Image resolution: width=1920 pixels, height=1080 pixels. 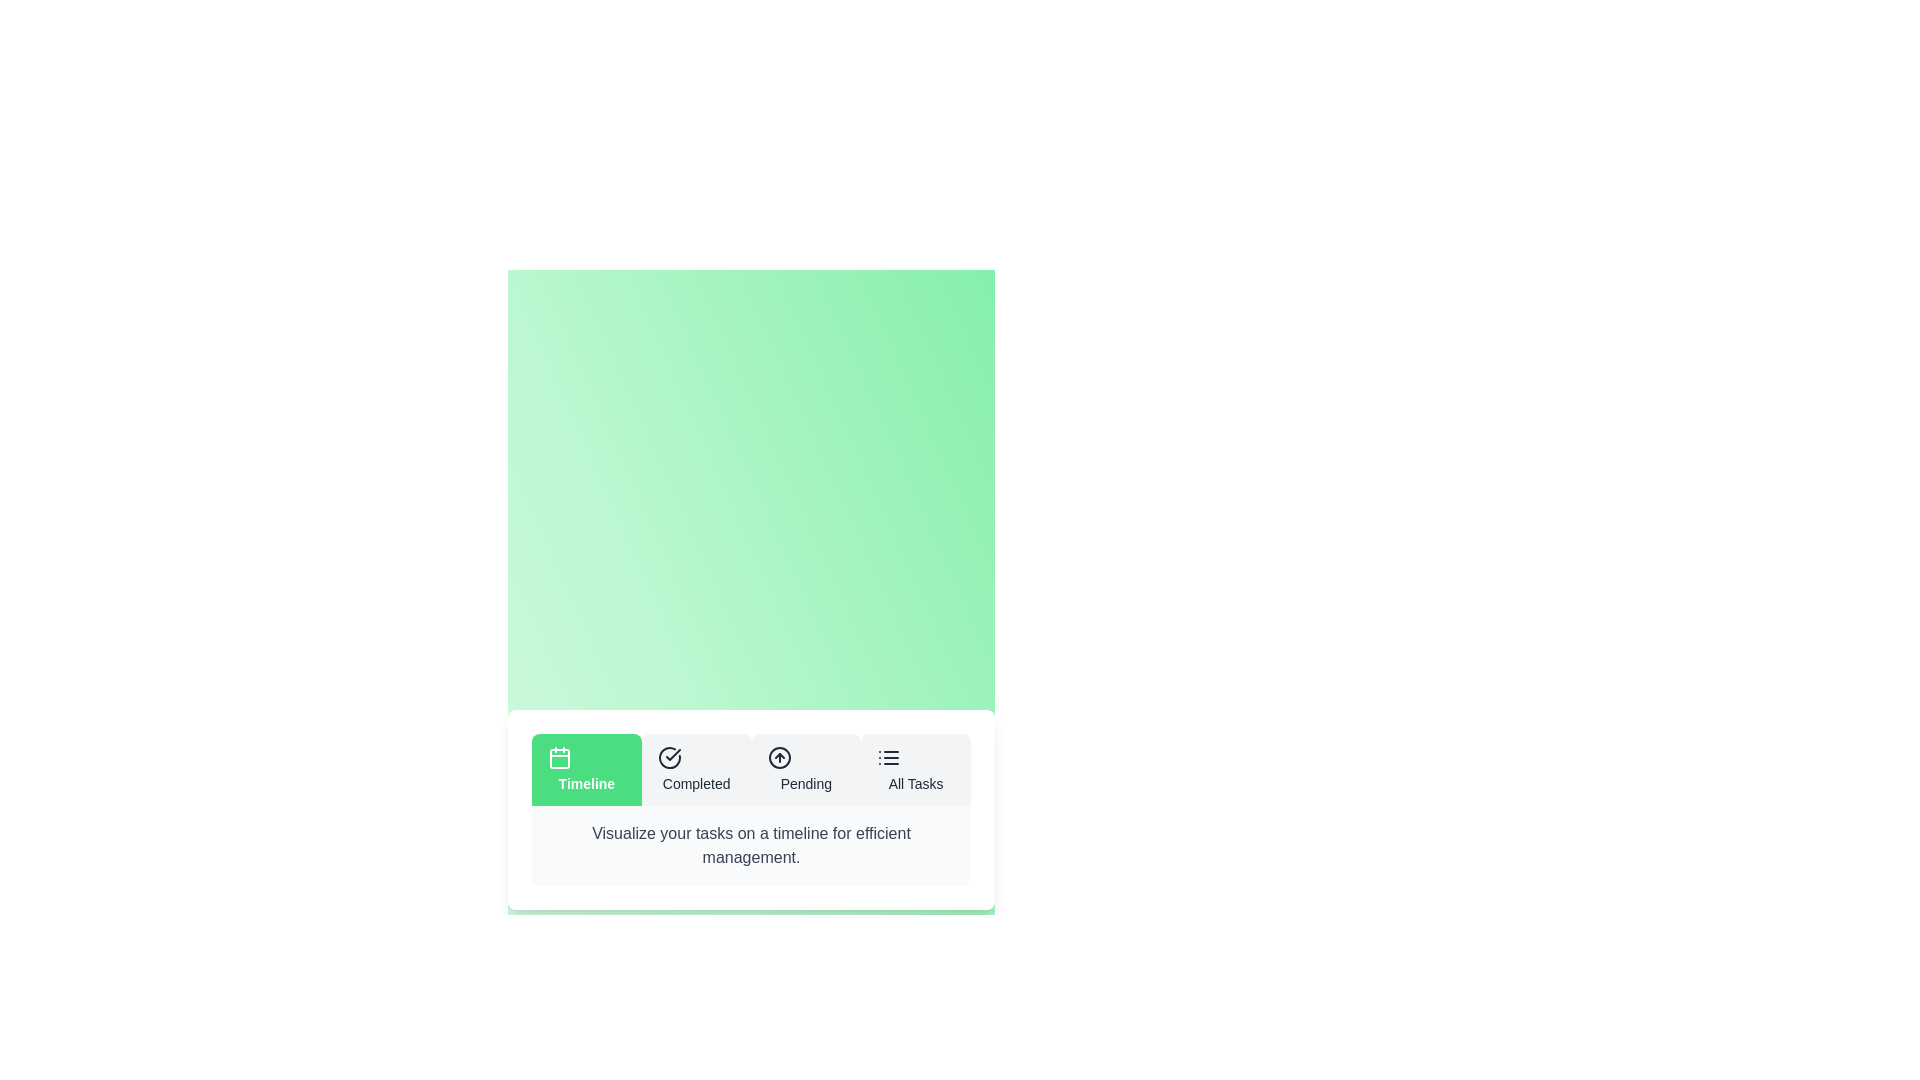 I want to click on the Pending tab to view its hover effect, so click(x=806, y=769).